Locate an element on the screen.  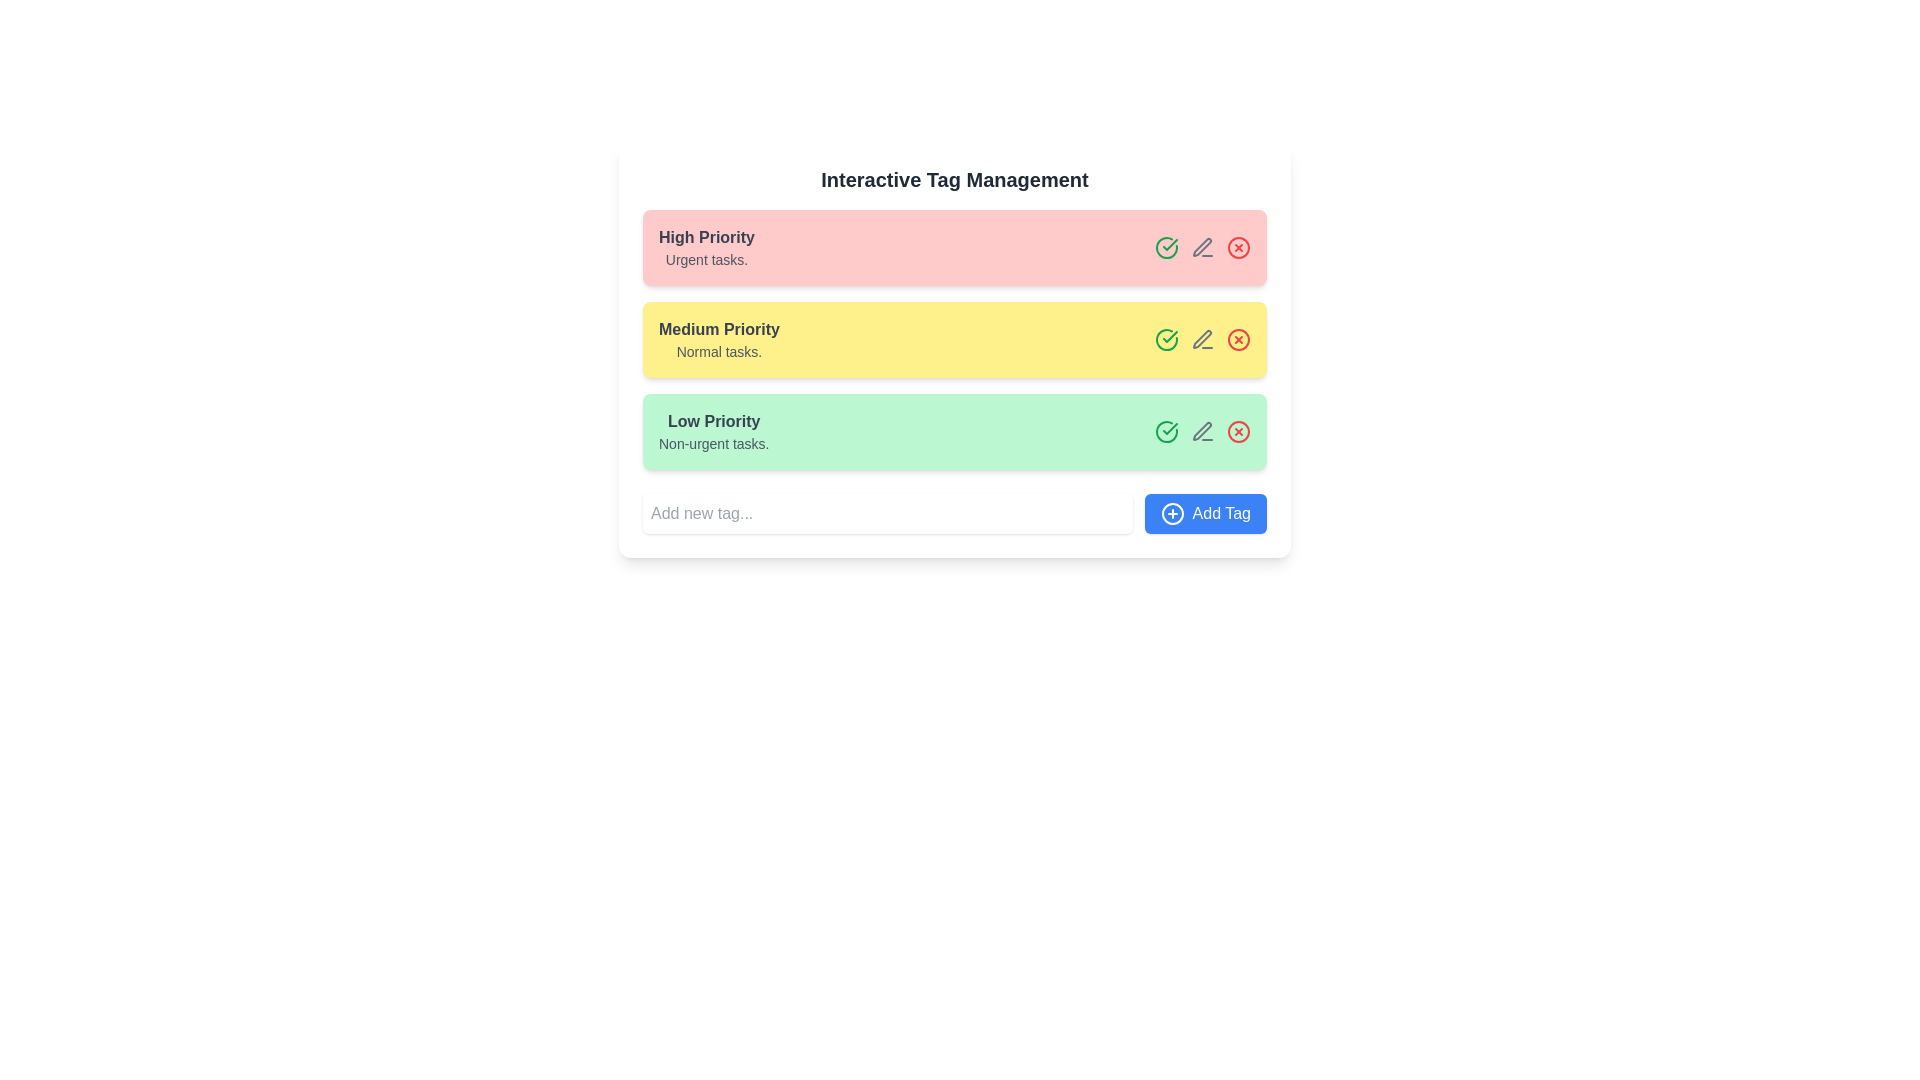
the small green checkmark icon, which is part of the UI for confirming actions in the 'Low Priority' section is located at coordinates (1170, 427).